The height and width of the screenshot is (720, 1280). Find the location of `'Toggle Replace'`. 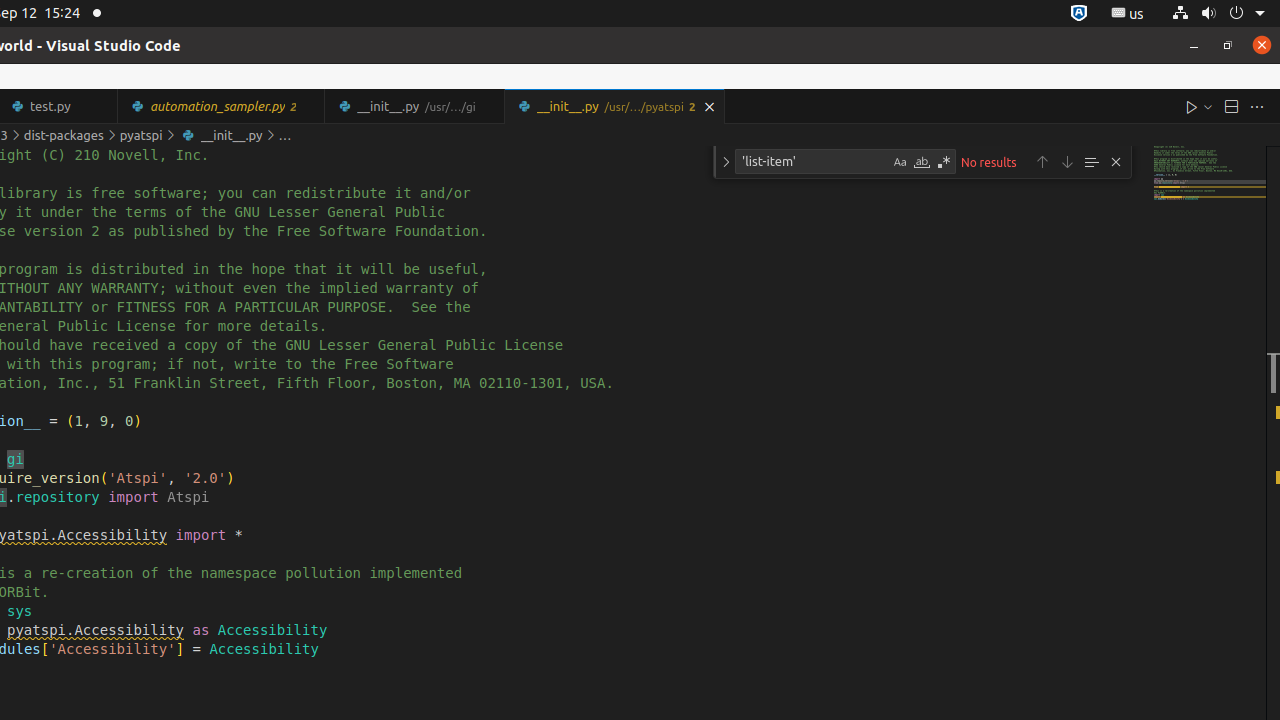

'Toggle Replace' is located at coordinates (725, 161).